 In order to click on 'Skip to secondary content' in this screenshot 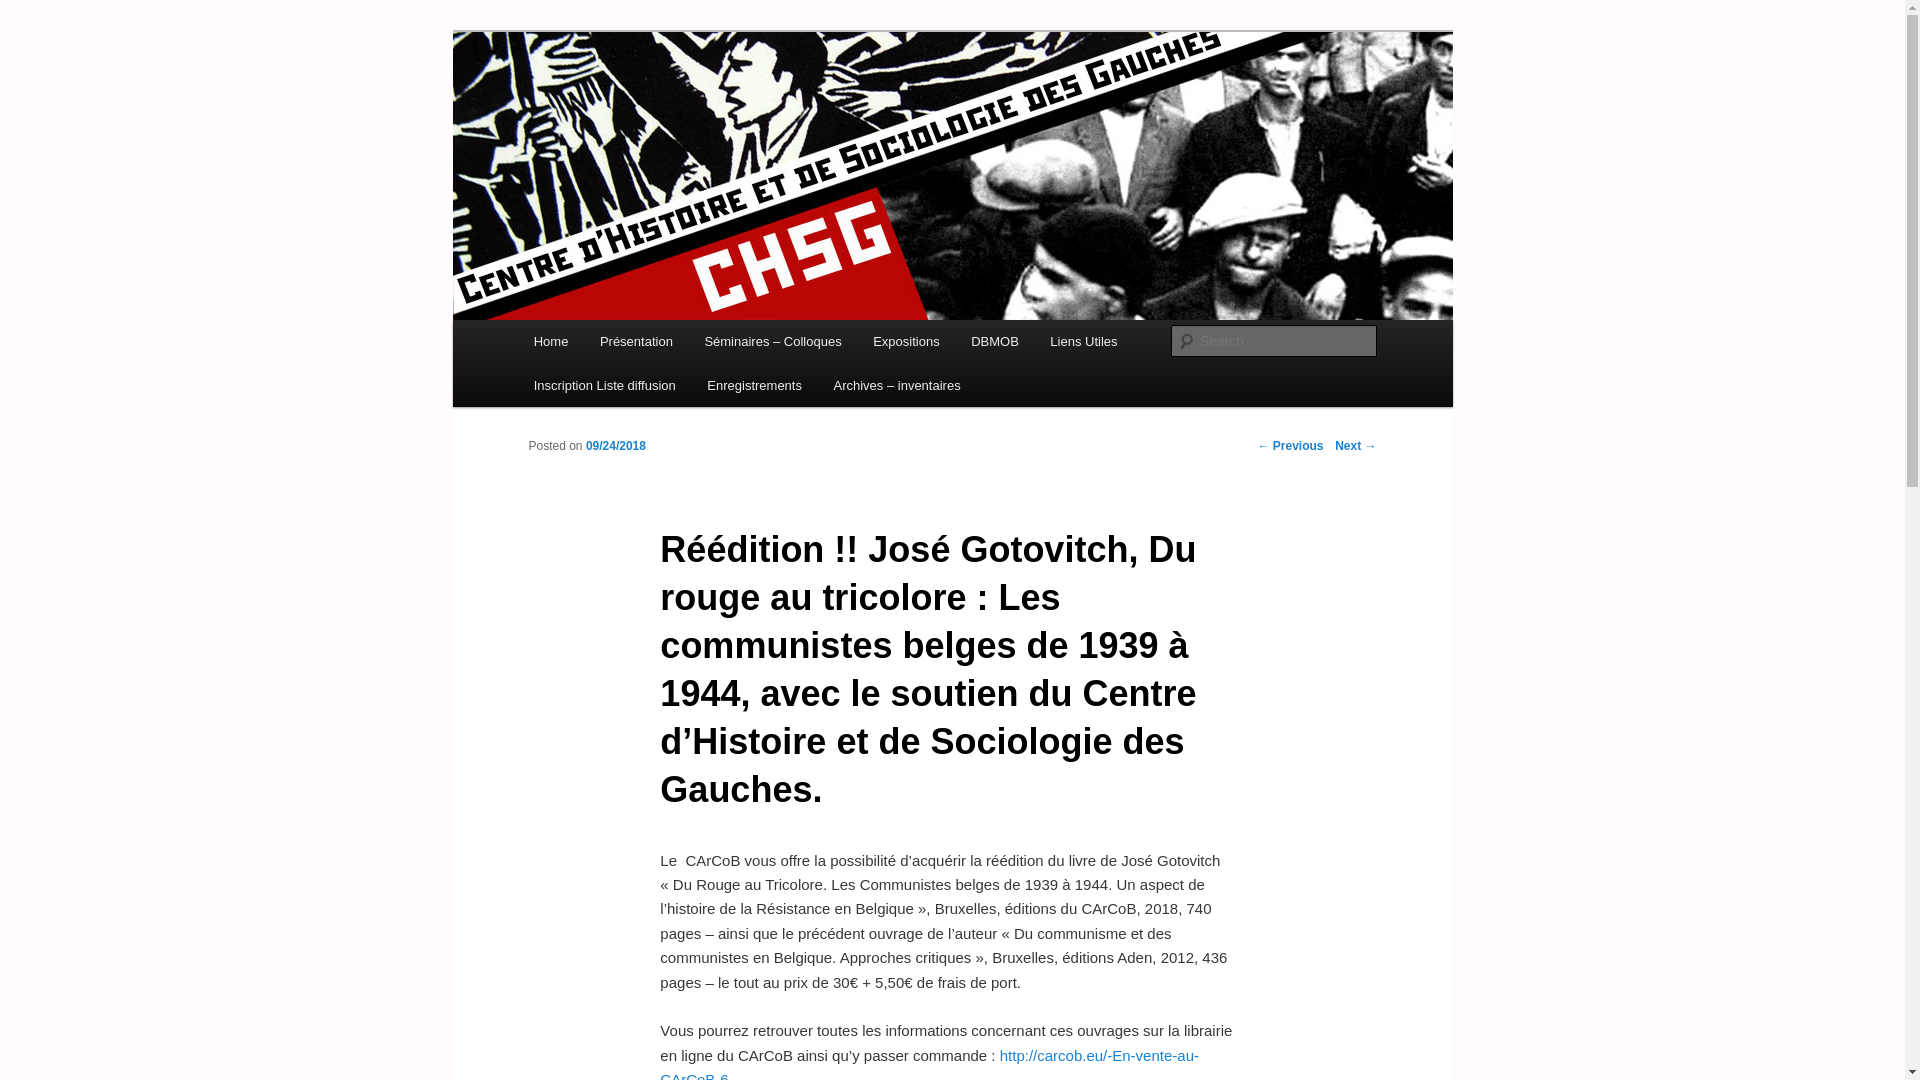, I will do `click(631, 343)`.